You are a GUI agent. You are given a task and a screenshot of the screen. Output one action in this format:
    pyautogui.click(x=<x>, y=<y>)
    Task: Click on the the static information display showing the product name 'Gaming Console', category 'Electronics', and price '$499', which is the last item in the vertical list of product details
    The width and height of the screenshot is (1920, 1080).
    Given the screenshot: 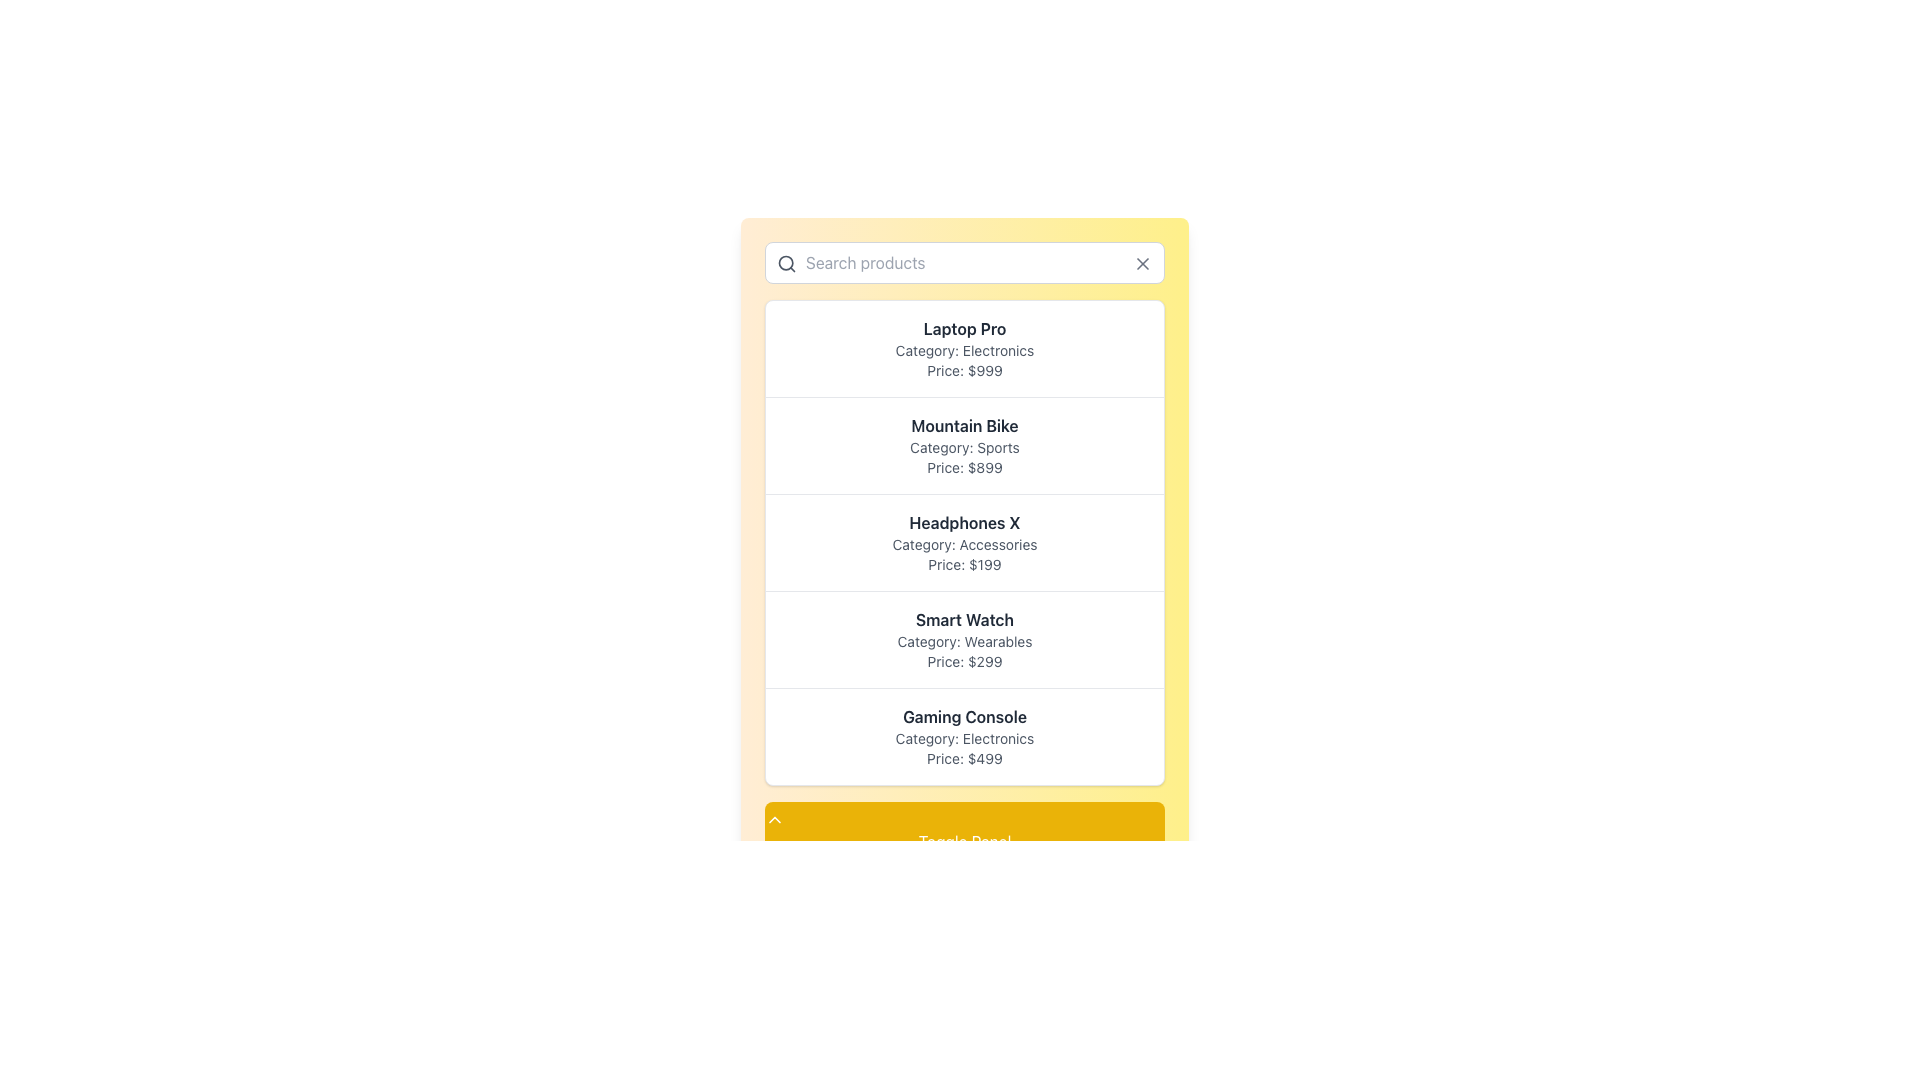 What is the action you would take?
    pyautogui.click(x=964, y=736)
    